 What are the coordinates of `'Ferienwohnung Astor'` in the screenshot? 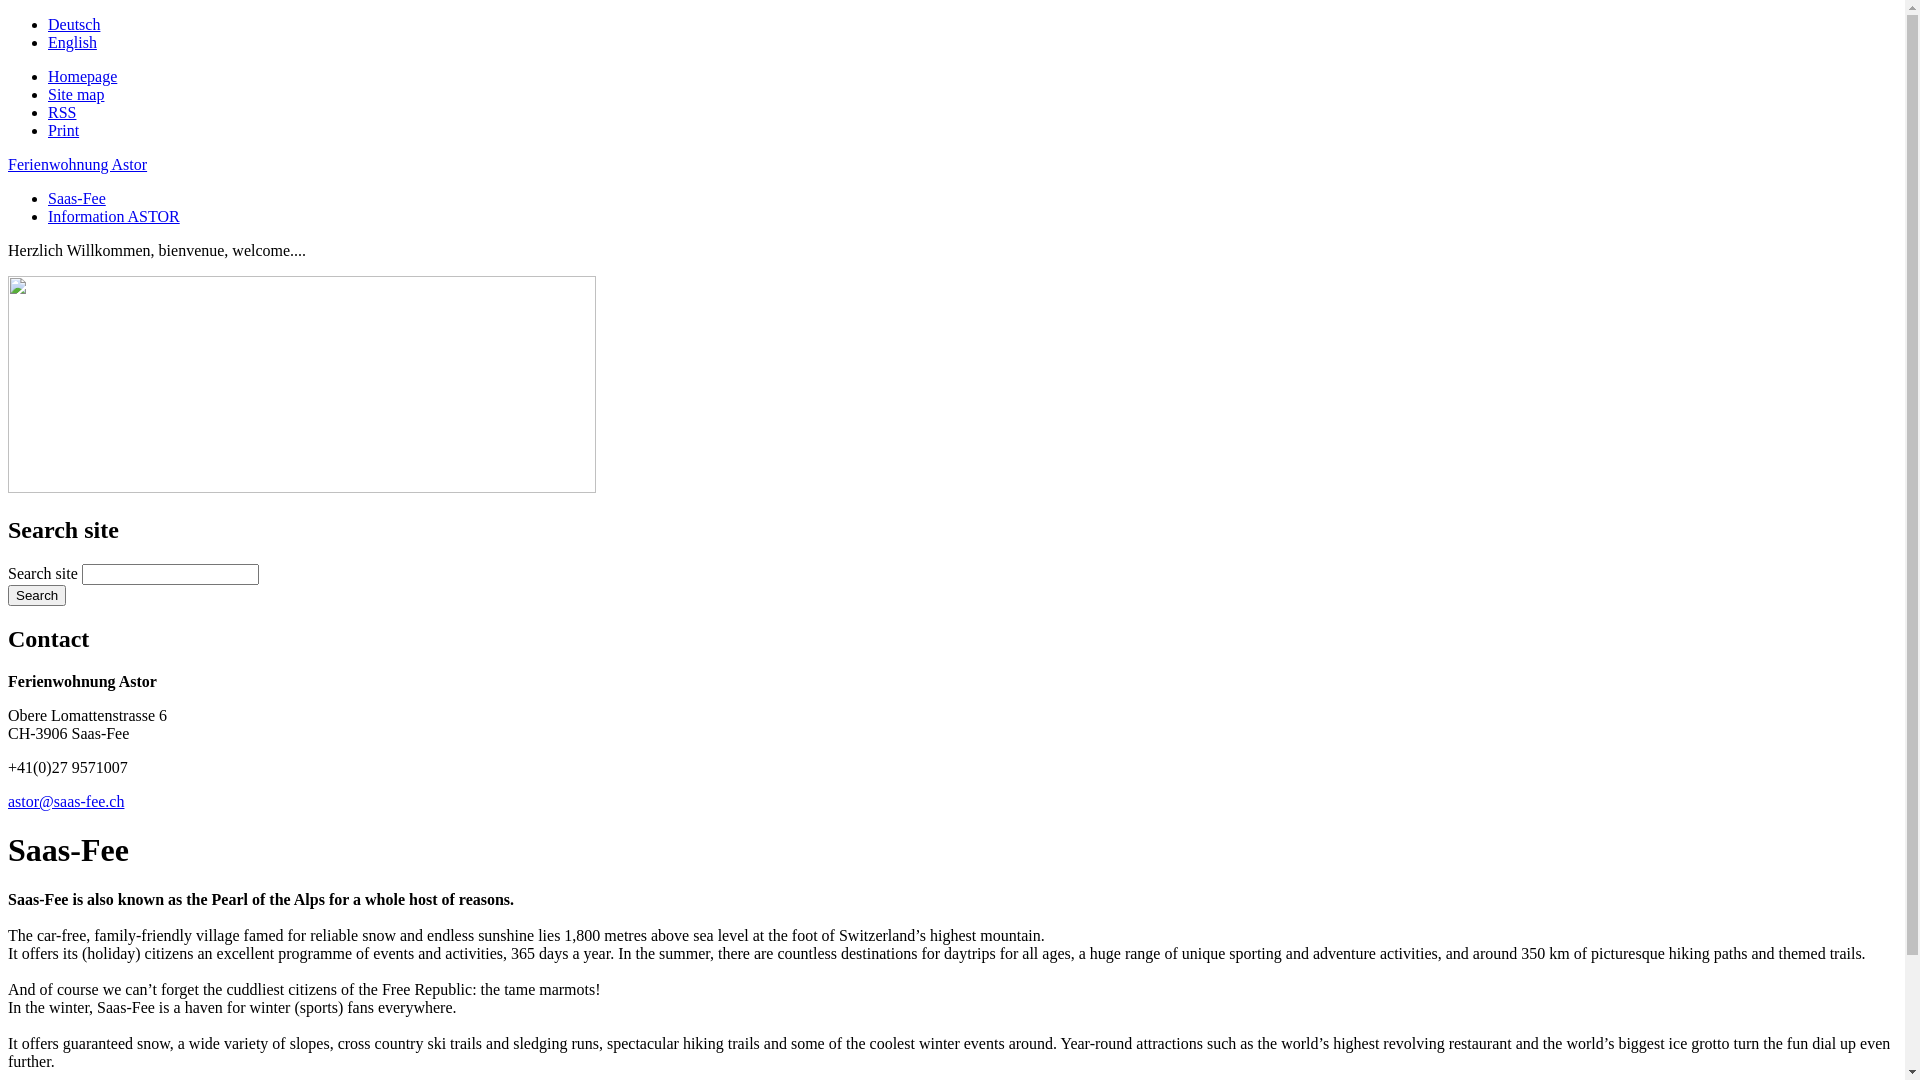 It's located at (77, 163).